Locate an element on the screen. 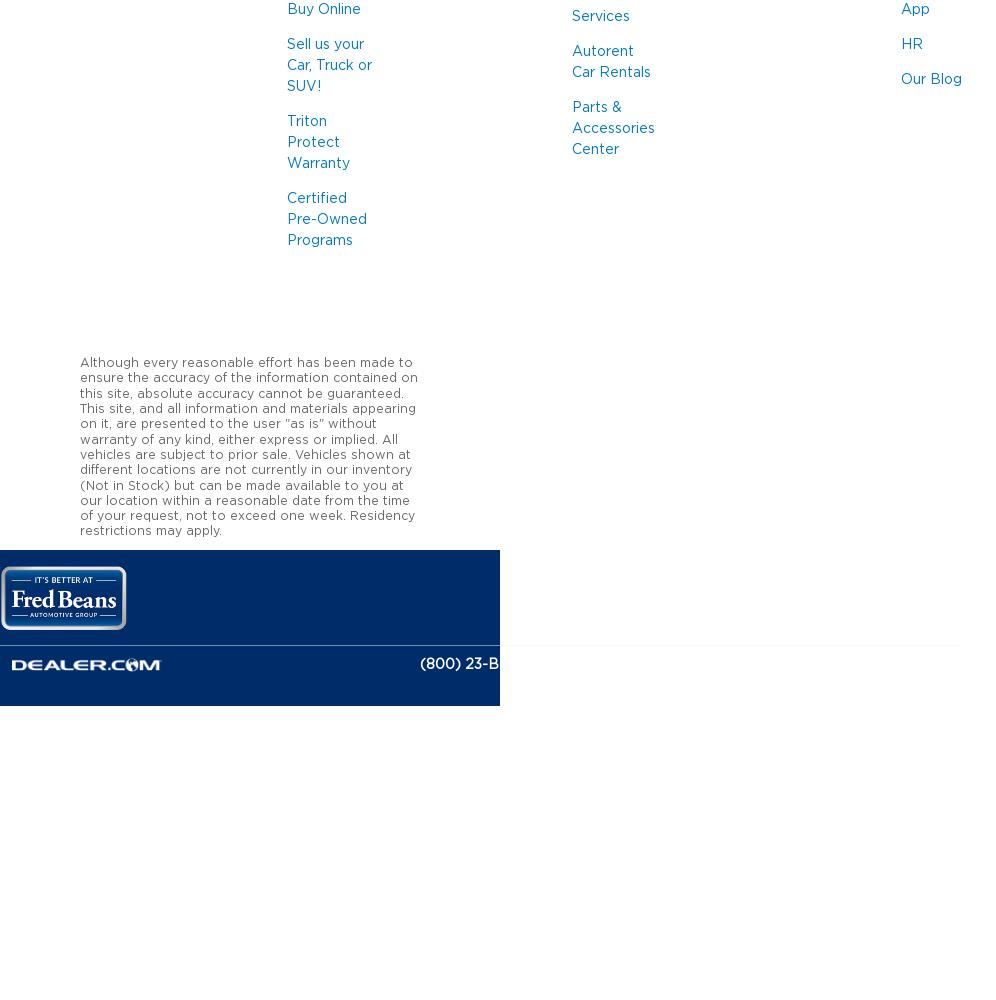 The height and width of the screenshot is (1000, 996). 'Parts & Accessories Center' is located at coordinates (613, 129).